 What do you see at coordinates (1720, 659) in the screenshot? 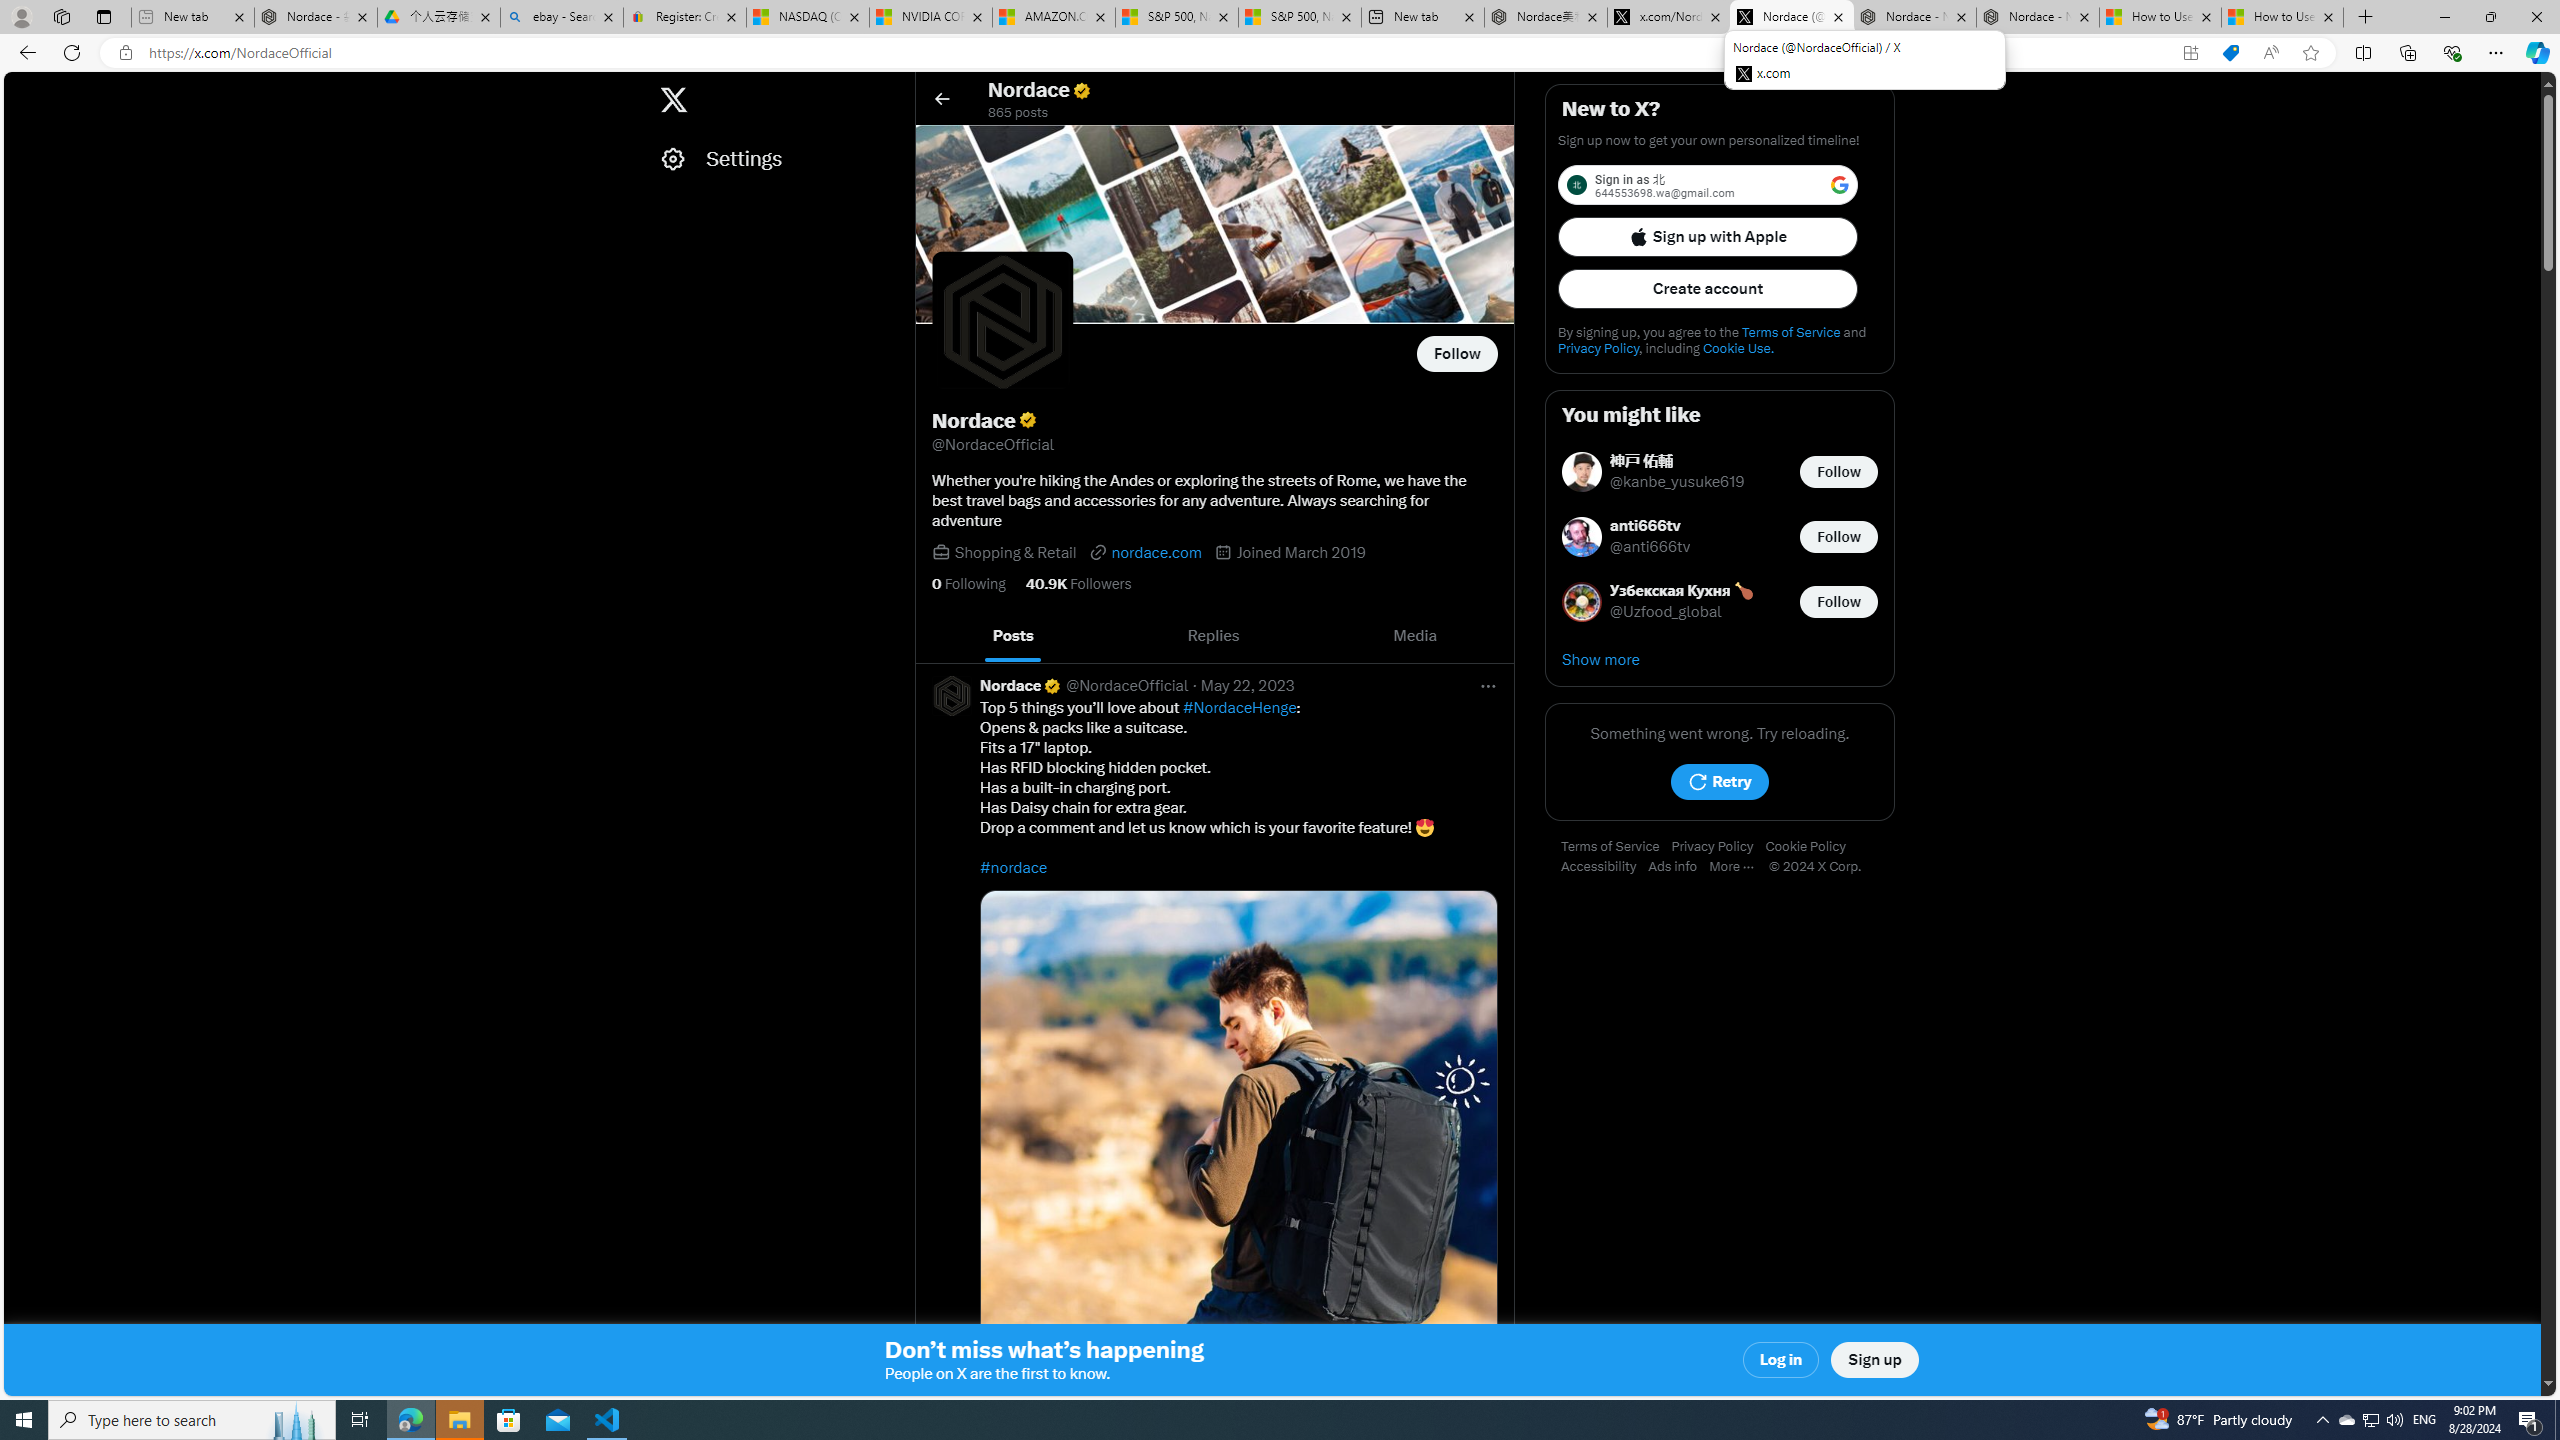
I see `'Show more'` at bounding box center [1720, 659].